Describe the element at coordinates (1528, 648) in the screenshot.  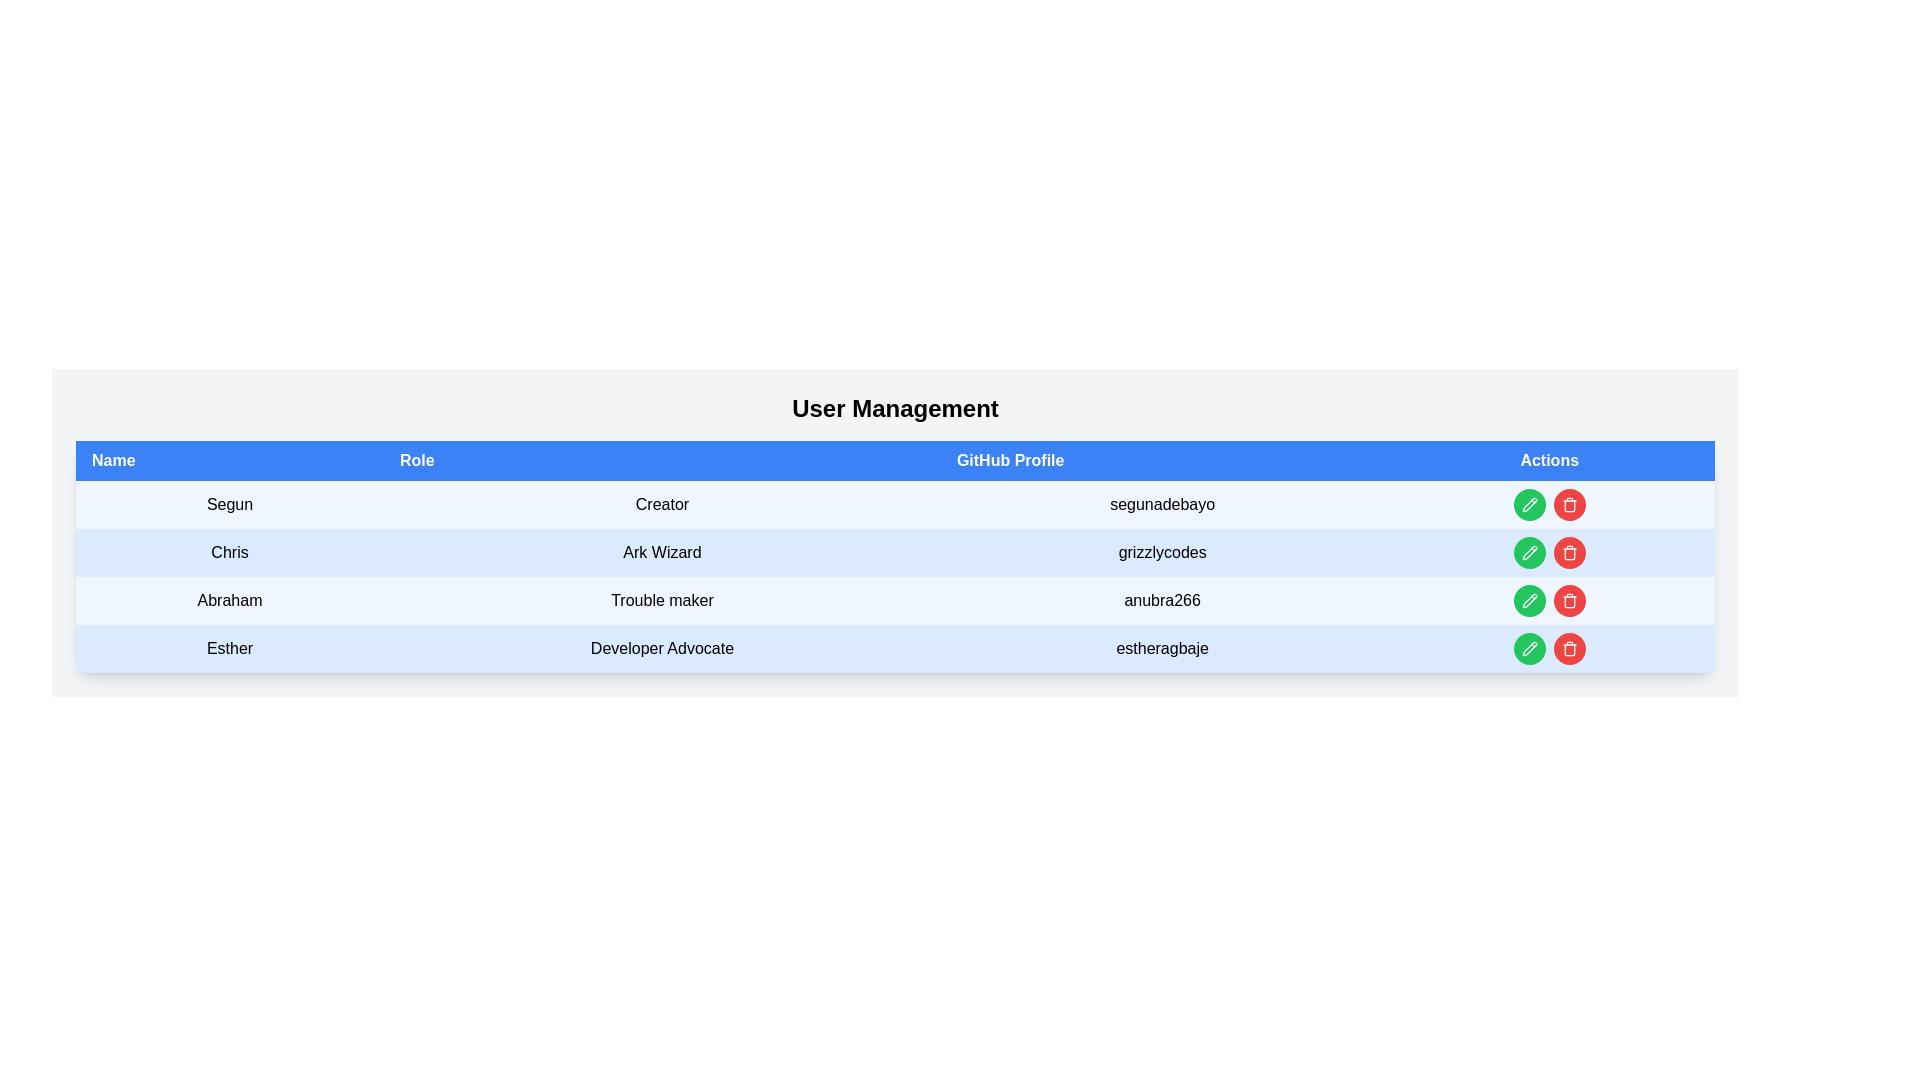
I see `the edit button located in the 'Actions' column of the table for the row with 'Esther' in the 'Name' column, which is the first button in the action panel next to a red circular trash icon` at that location.